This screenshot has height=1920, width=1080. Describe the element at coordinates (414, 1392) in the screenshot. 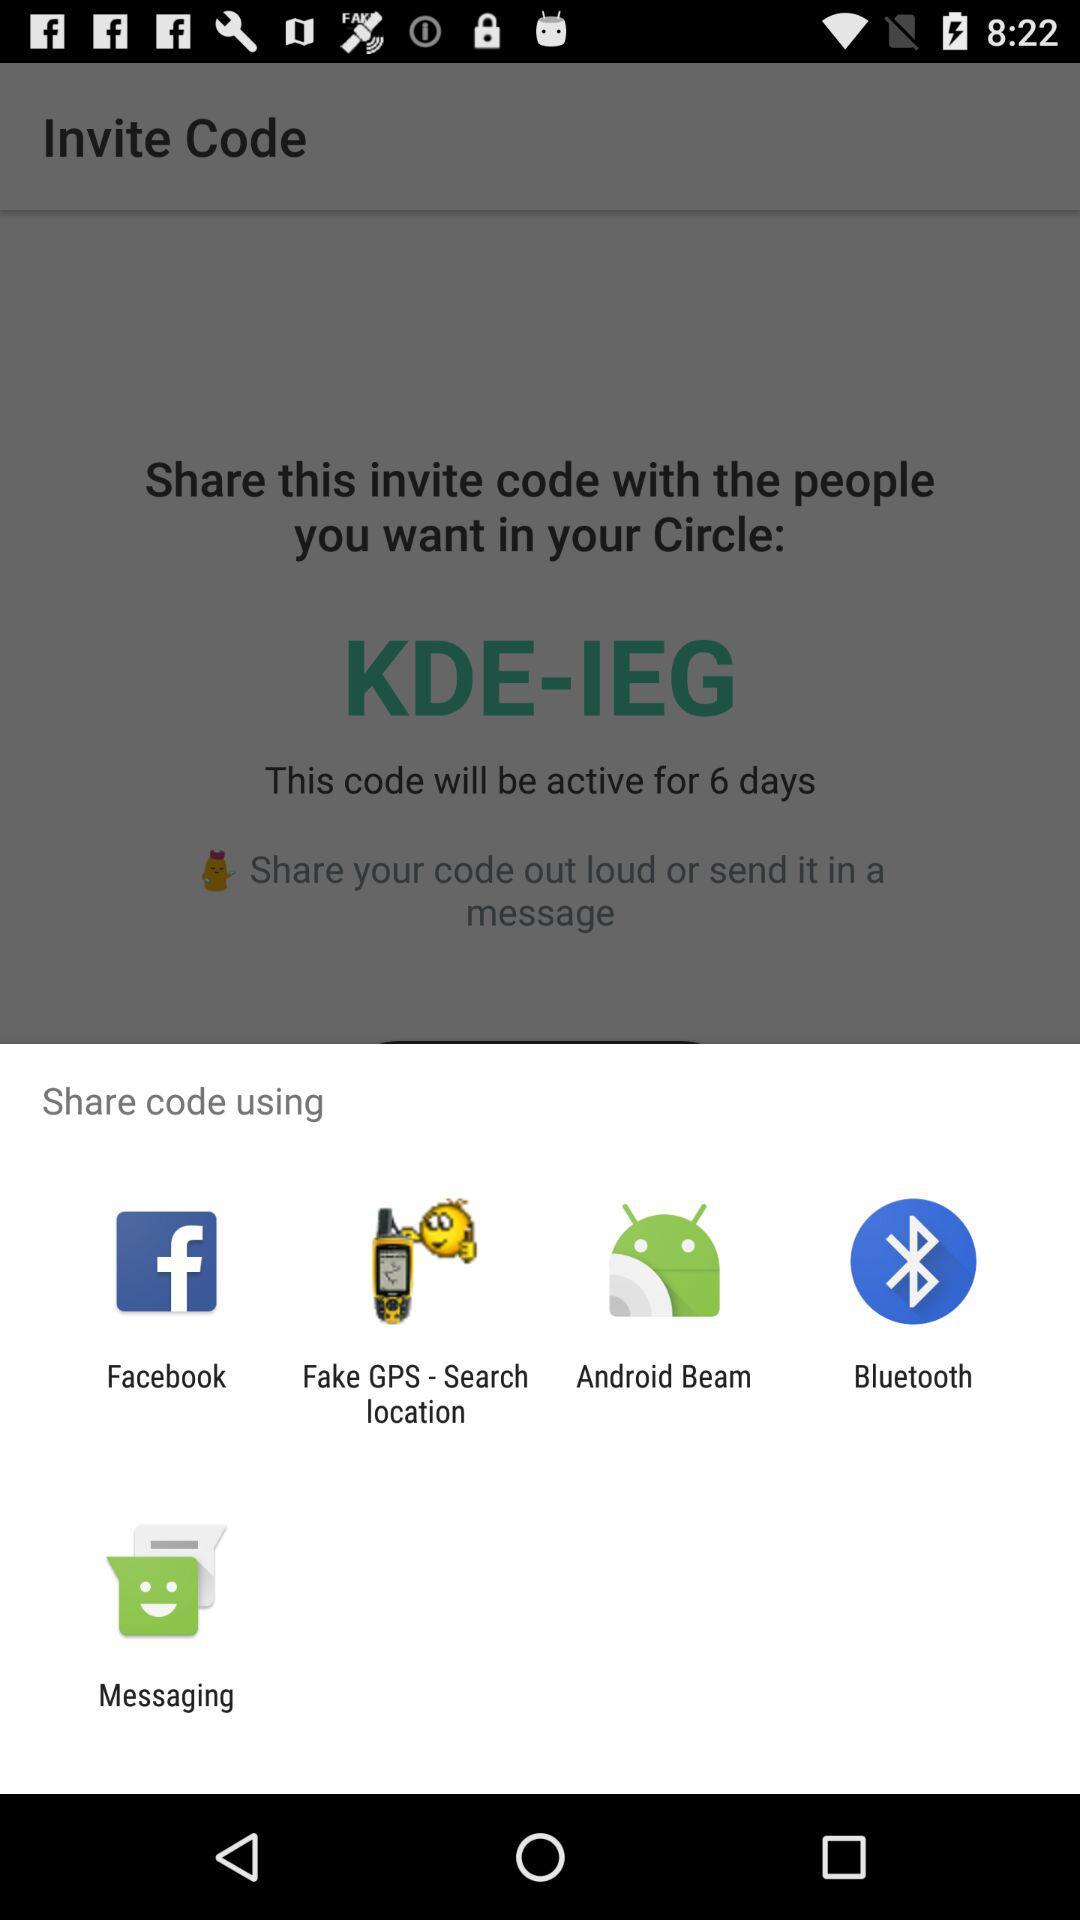

I see `the app to the right of facebook icon` at that location.